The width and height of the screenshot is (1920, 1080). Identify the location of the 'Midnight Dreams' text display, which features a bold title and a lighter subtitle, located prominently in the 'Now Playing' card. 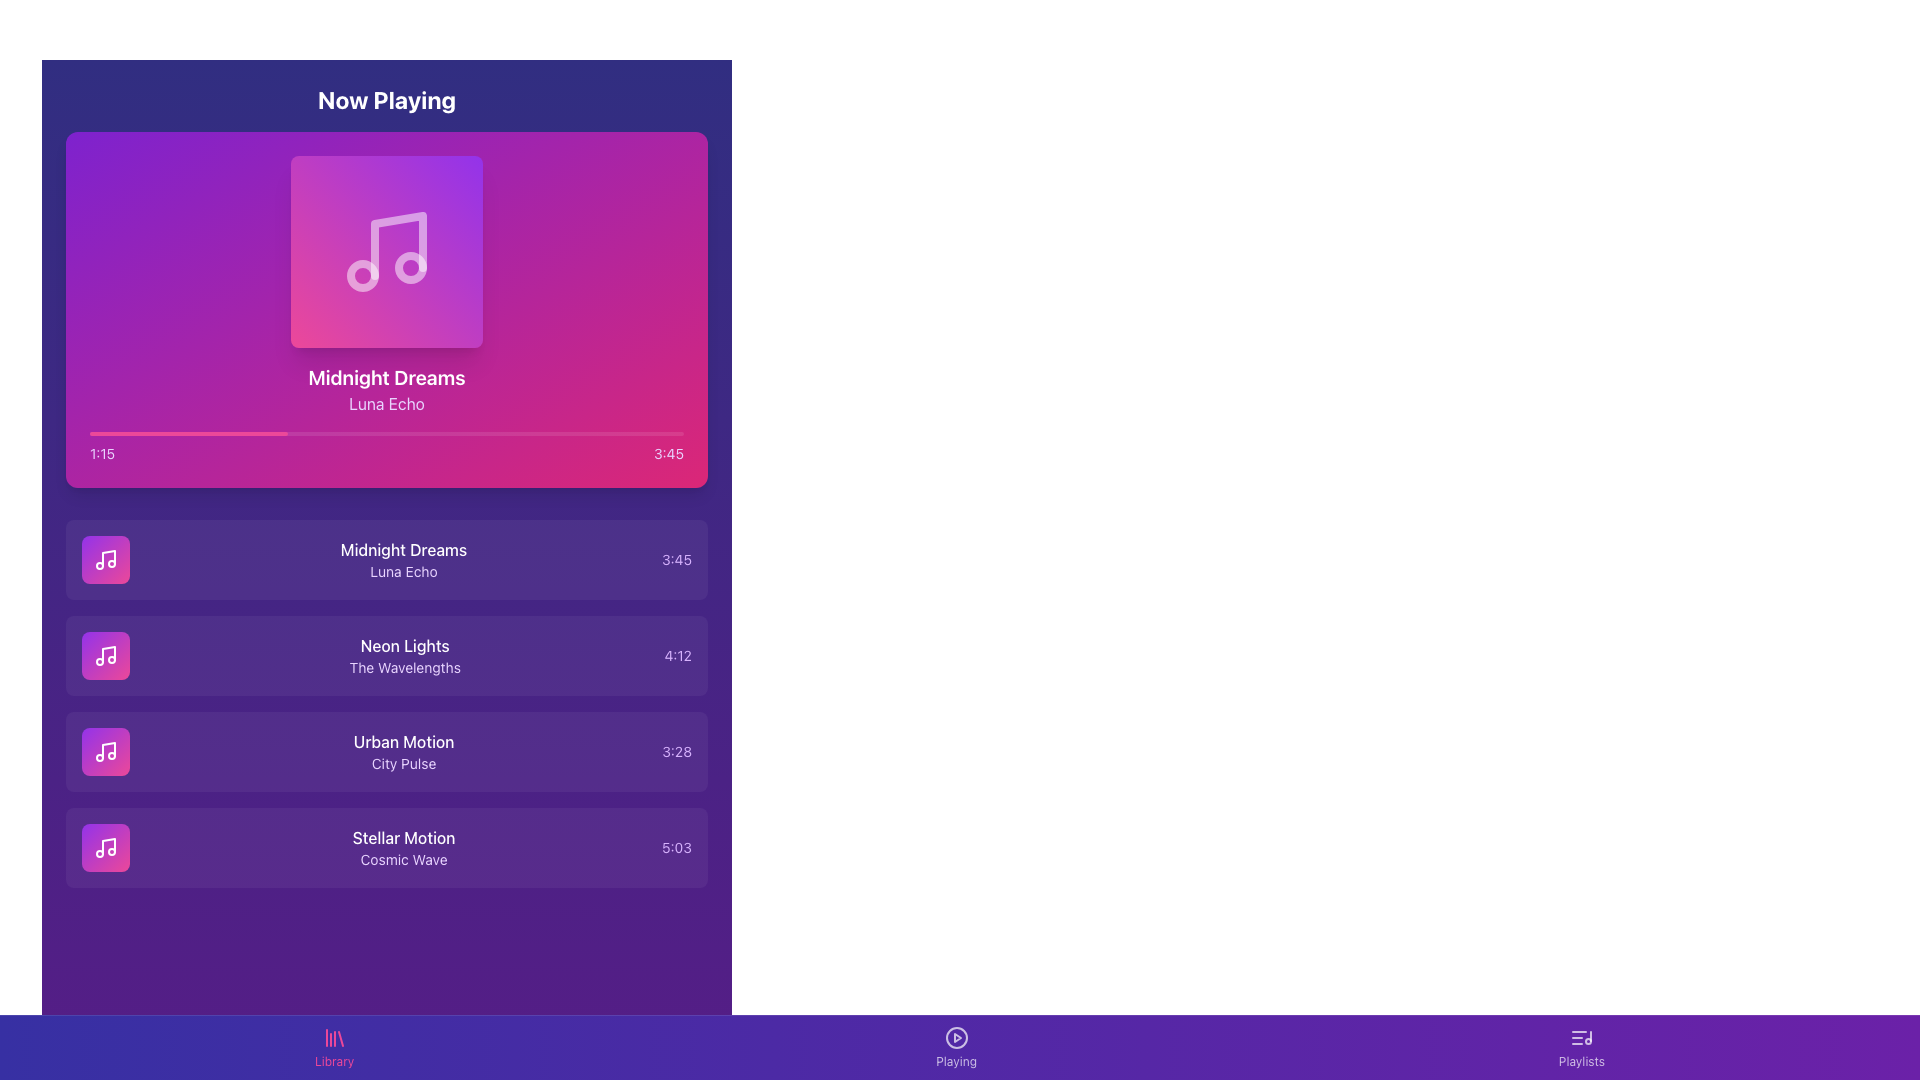
(387, 389).